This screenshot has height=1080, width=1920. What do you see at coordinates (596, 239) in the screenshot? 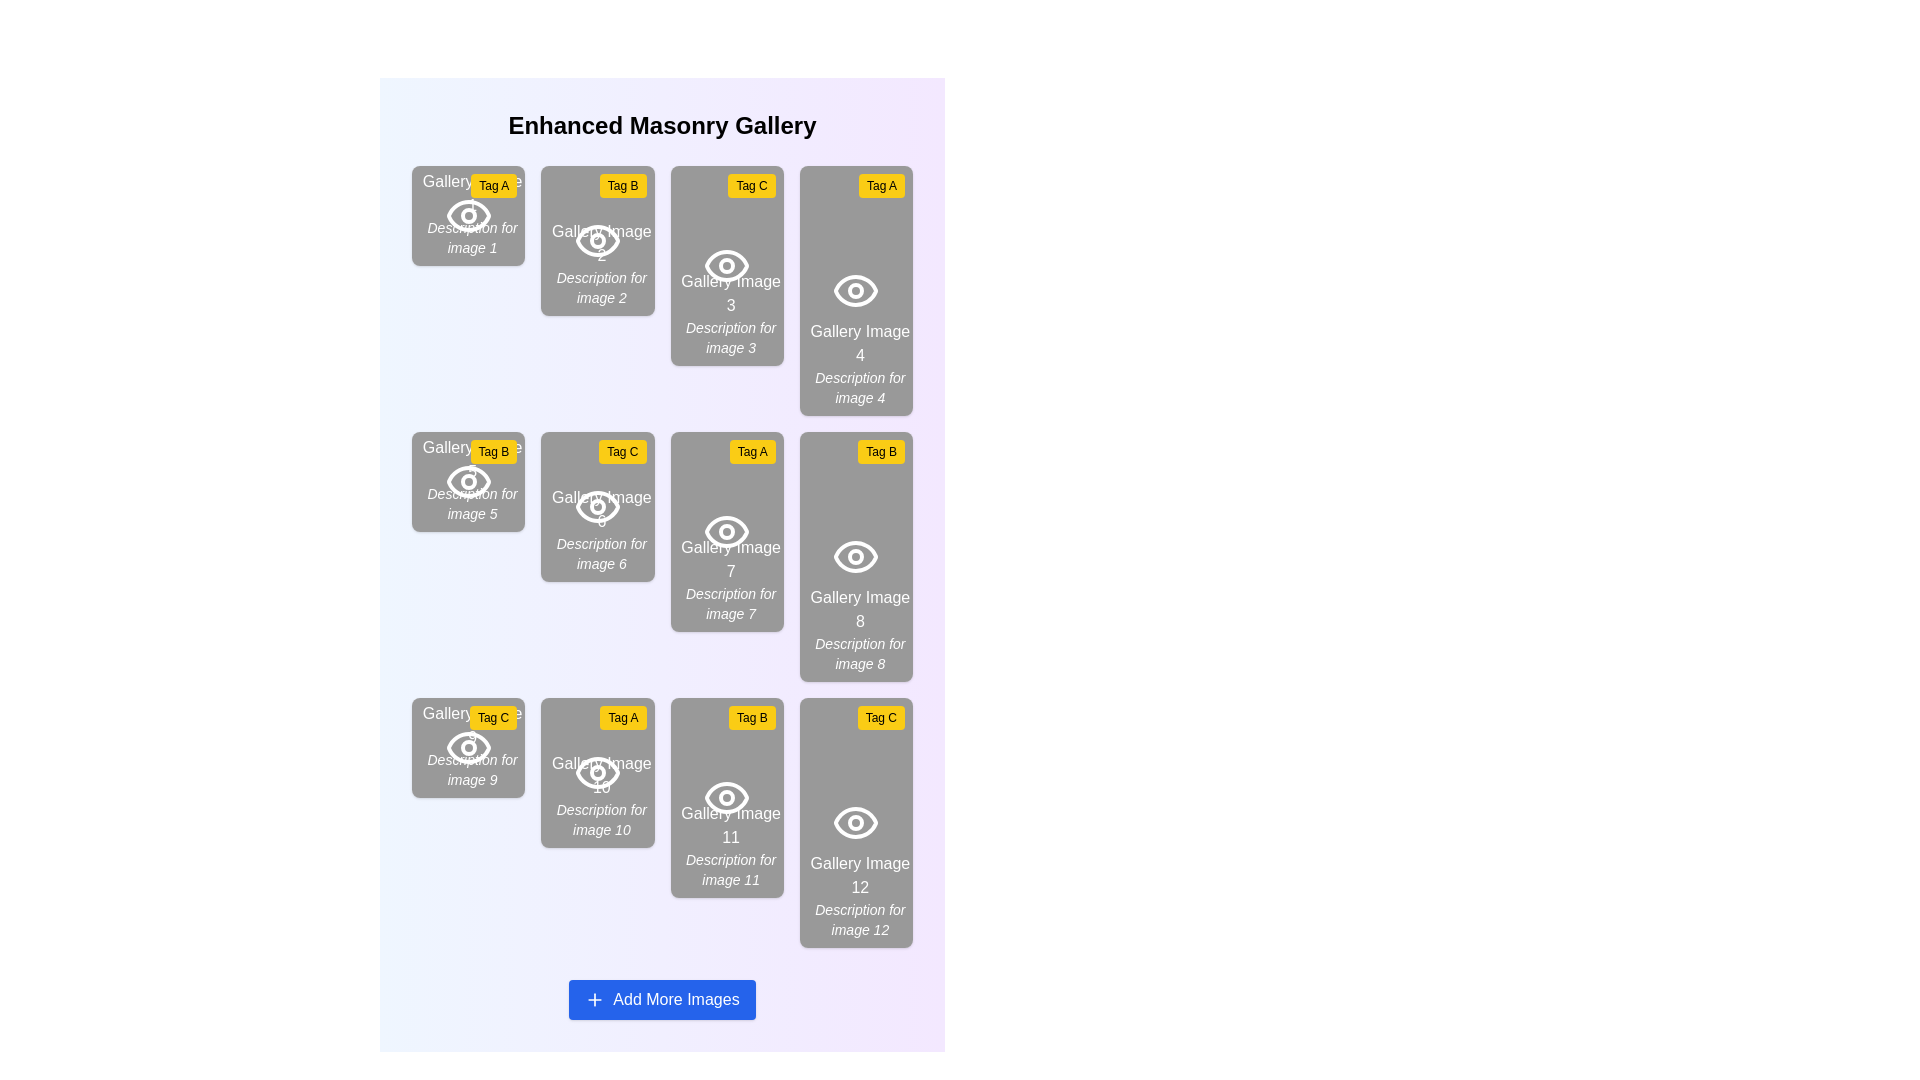
I see `the eye icon located centrally within the second card of the first row, above the text 'Description for image 2'` at bounding box center [596, 239].